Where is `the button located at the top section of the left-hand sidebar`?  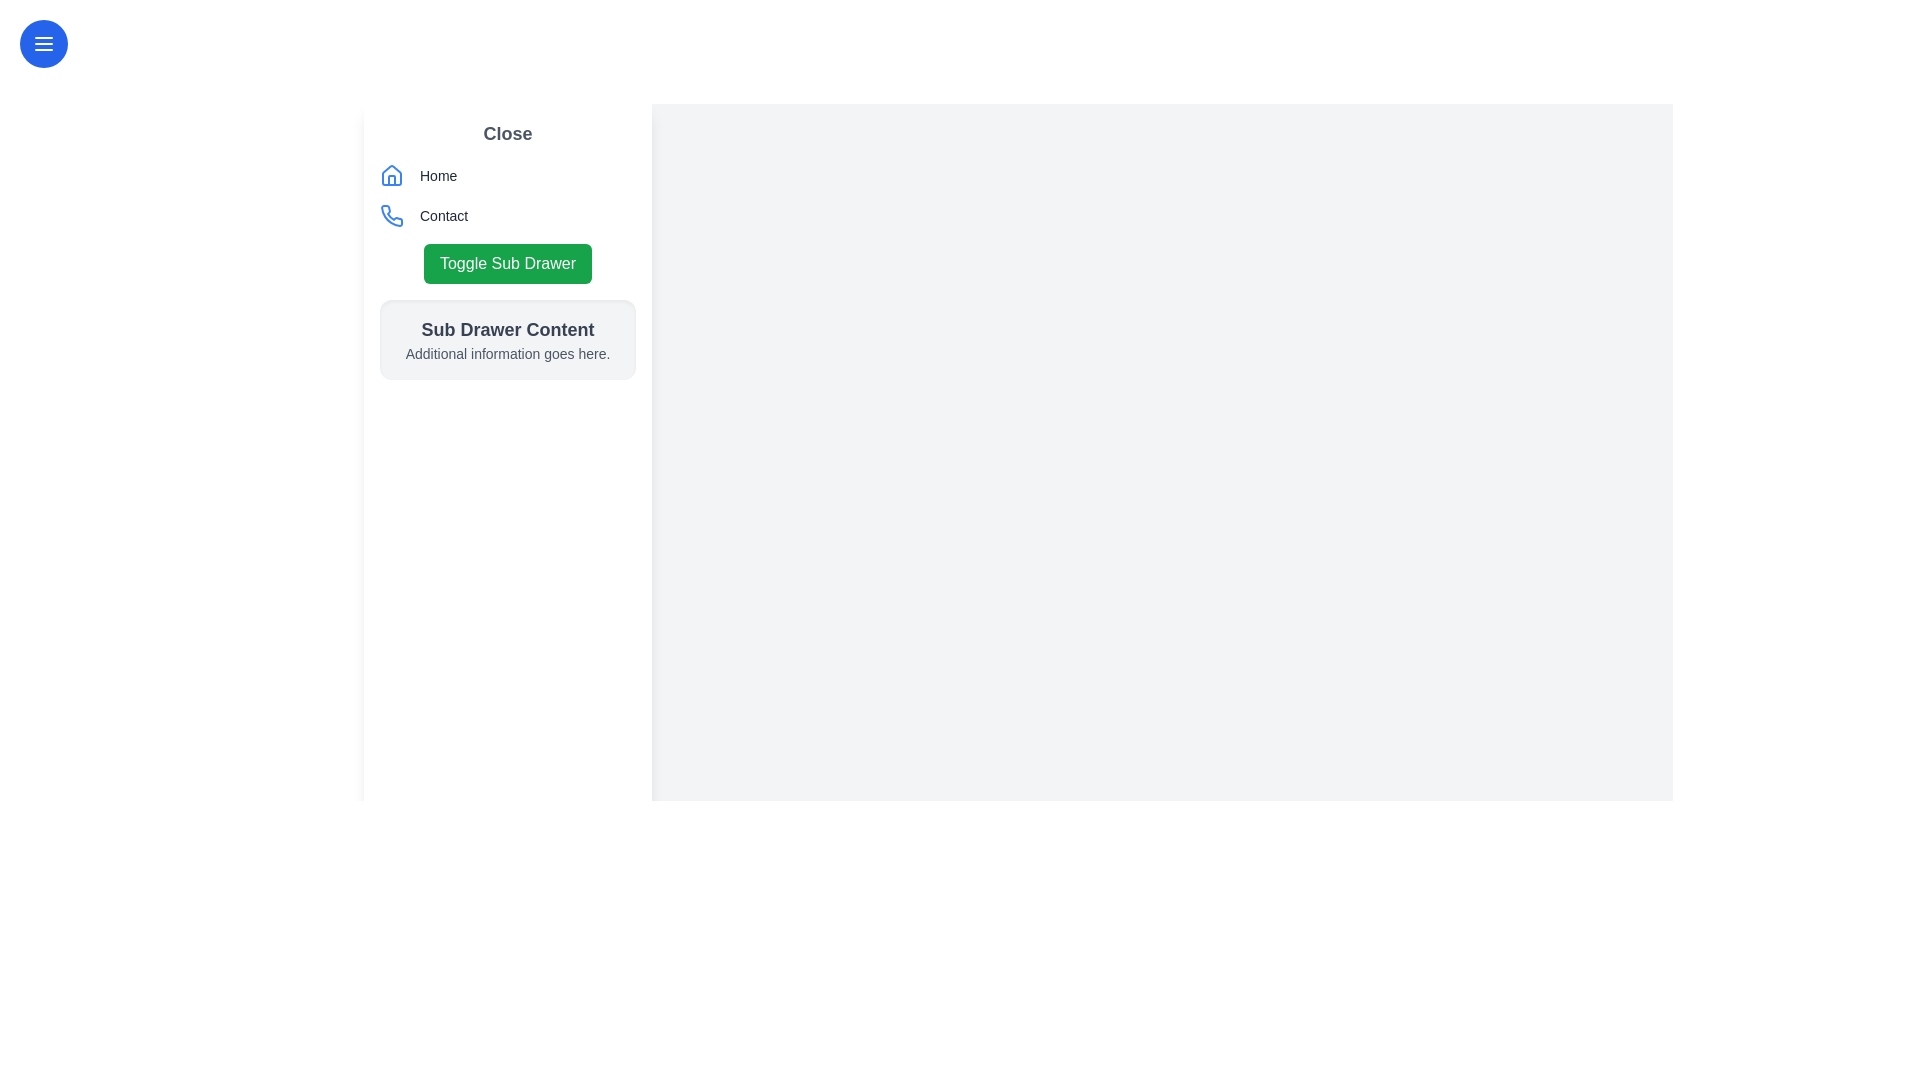 the button located at the top section of the left-hand sidebar is located at coordinates (508, 134).